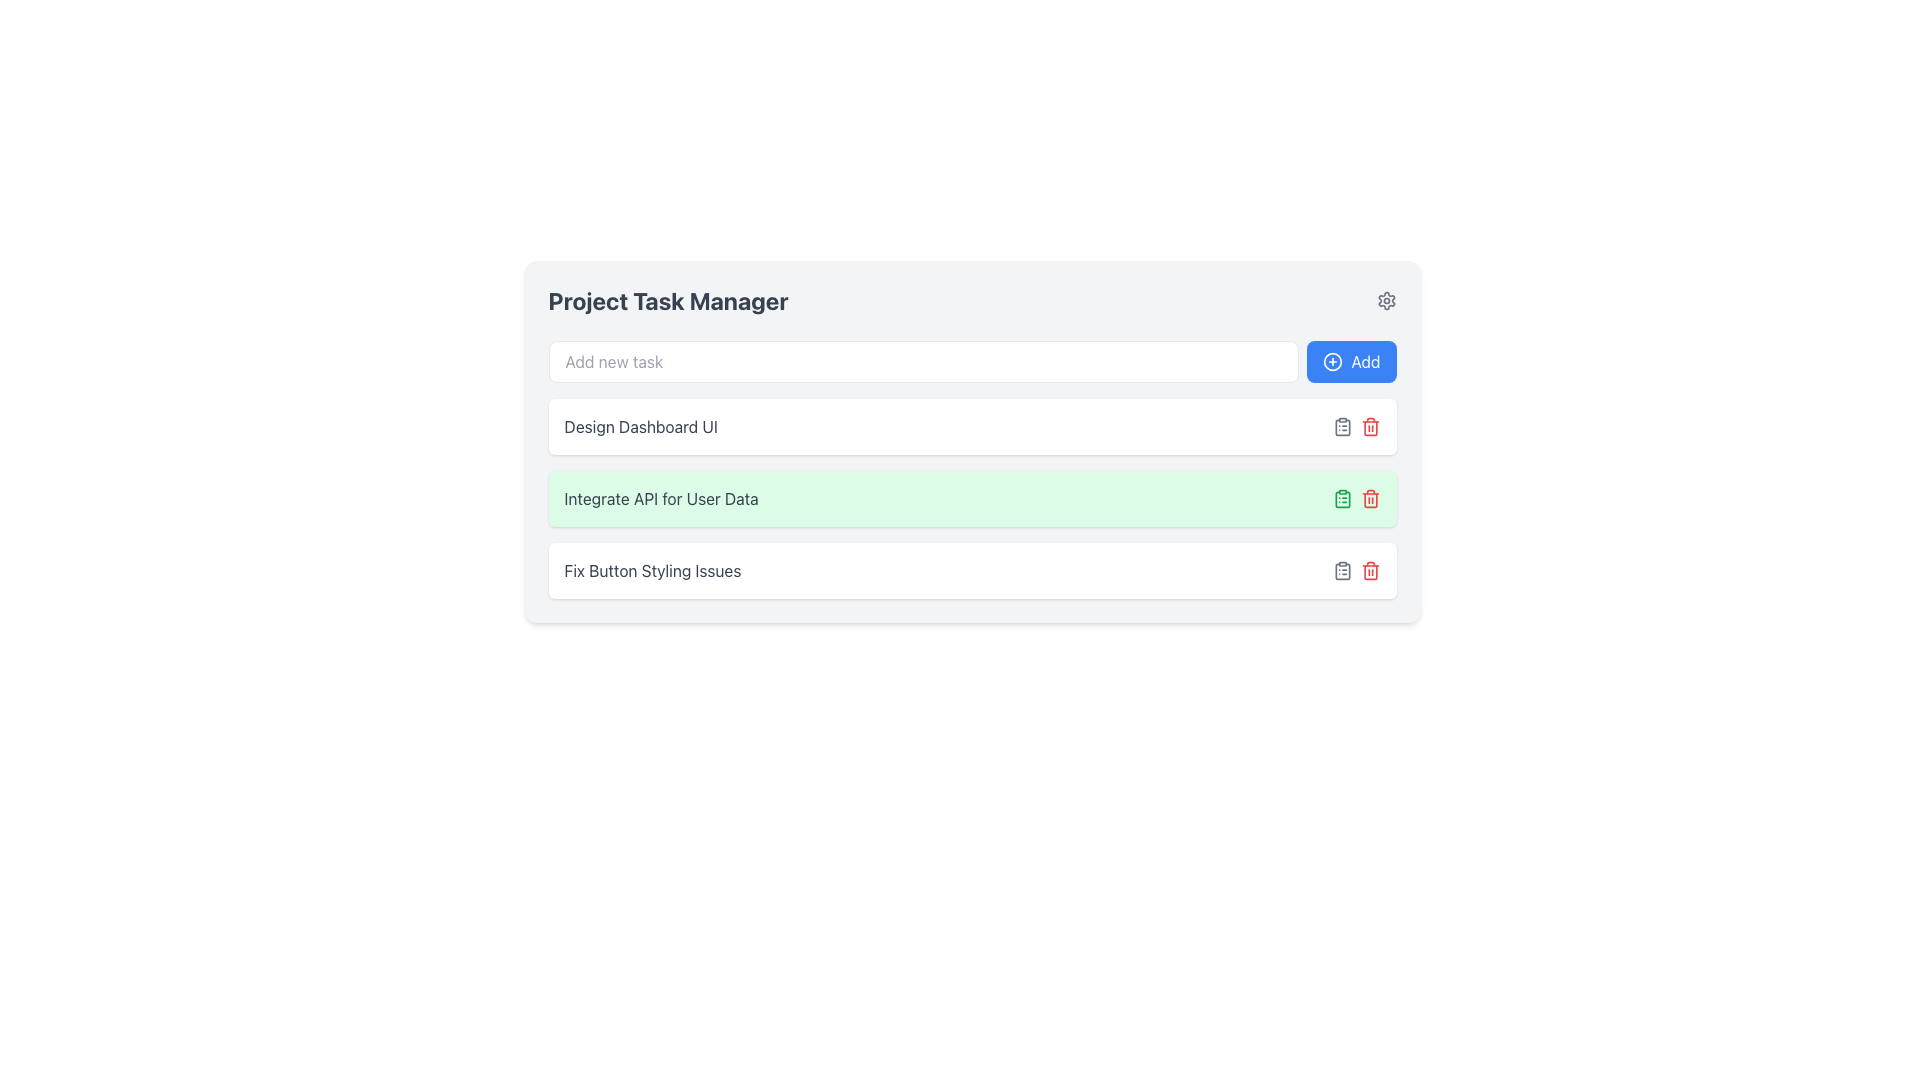 The height and width of the screenshot is (1080, 1920). I want to click on the delete button associated with the task 'Integrate API for User Data', so click(1369, 426).